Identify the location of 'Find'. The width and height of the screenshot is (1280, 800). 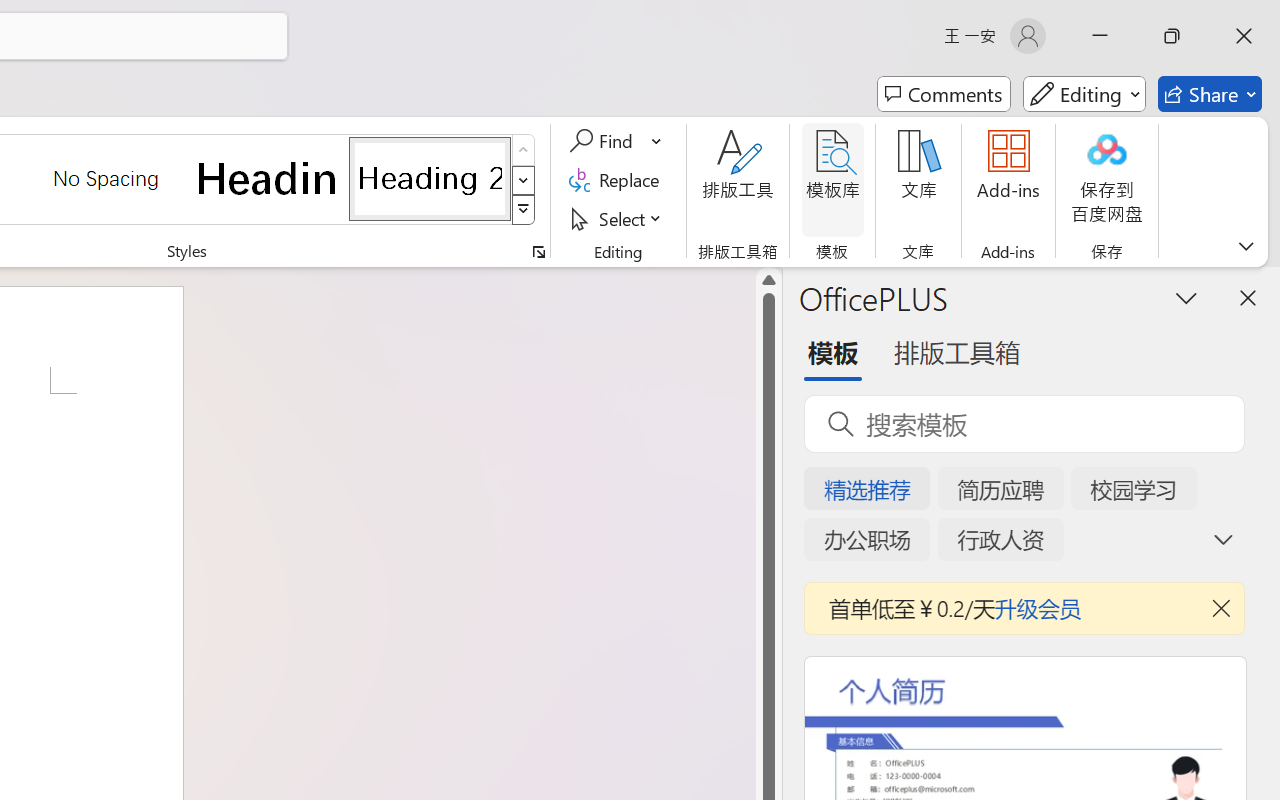
(603, 141).